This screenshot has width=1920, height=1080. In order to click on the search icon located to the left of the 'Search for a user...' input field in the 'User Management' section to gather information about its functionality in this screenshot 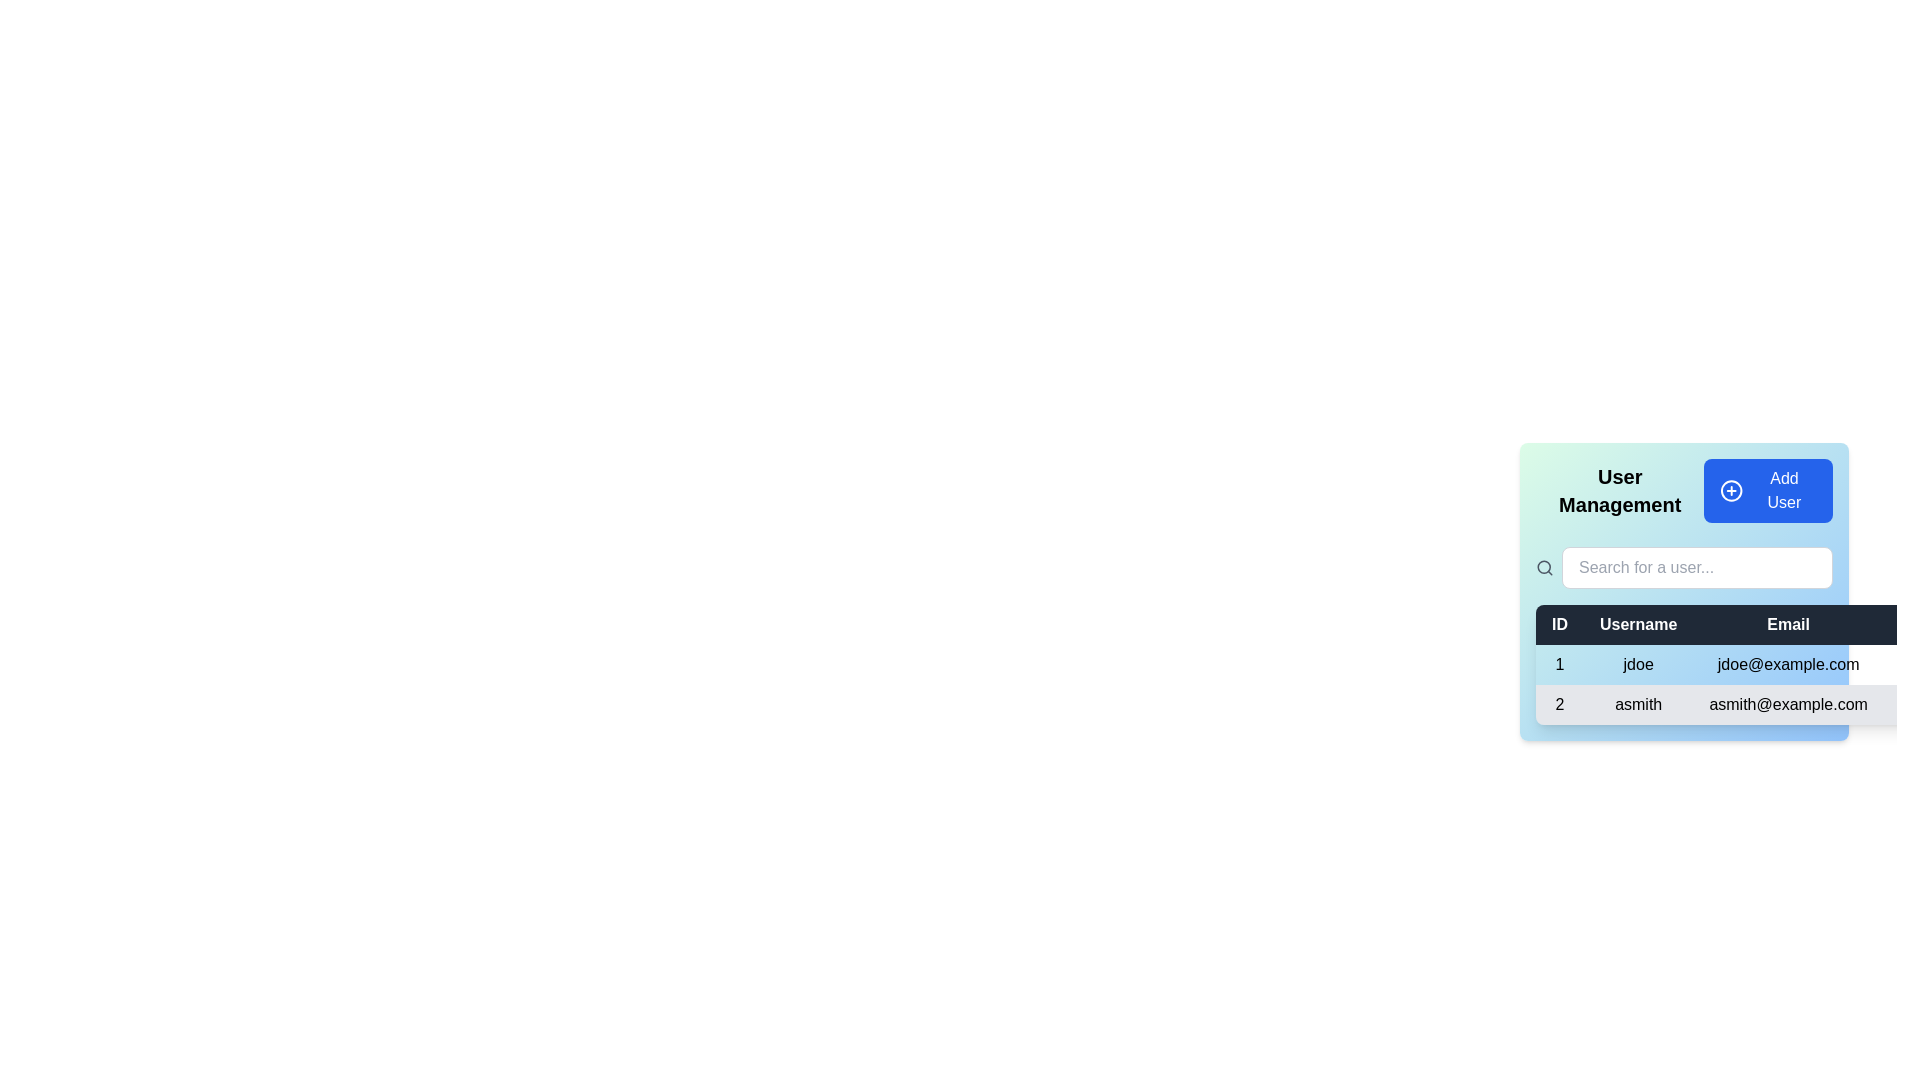, I will do `click(1544, 567)`.